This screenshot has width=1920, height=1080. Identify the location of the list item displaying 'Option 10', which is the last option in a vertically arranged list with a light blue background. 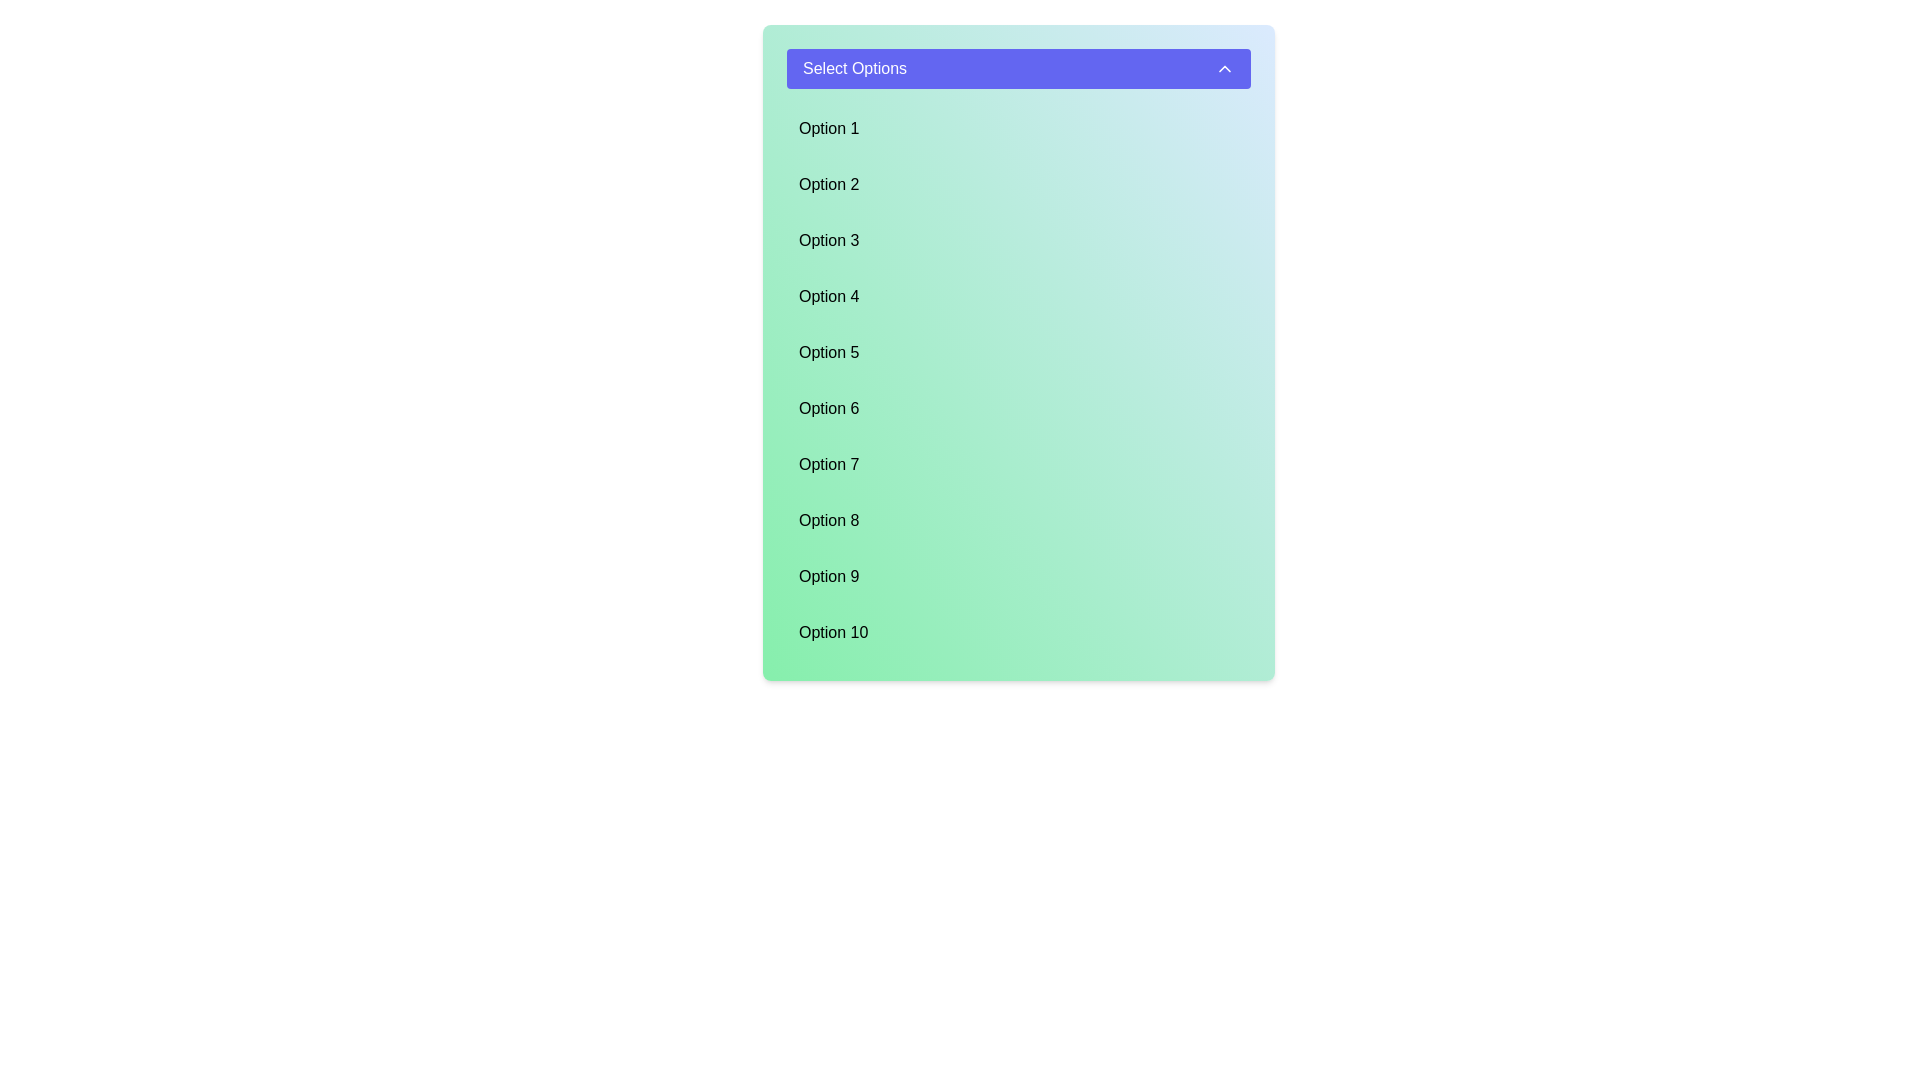
(1018, 632).